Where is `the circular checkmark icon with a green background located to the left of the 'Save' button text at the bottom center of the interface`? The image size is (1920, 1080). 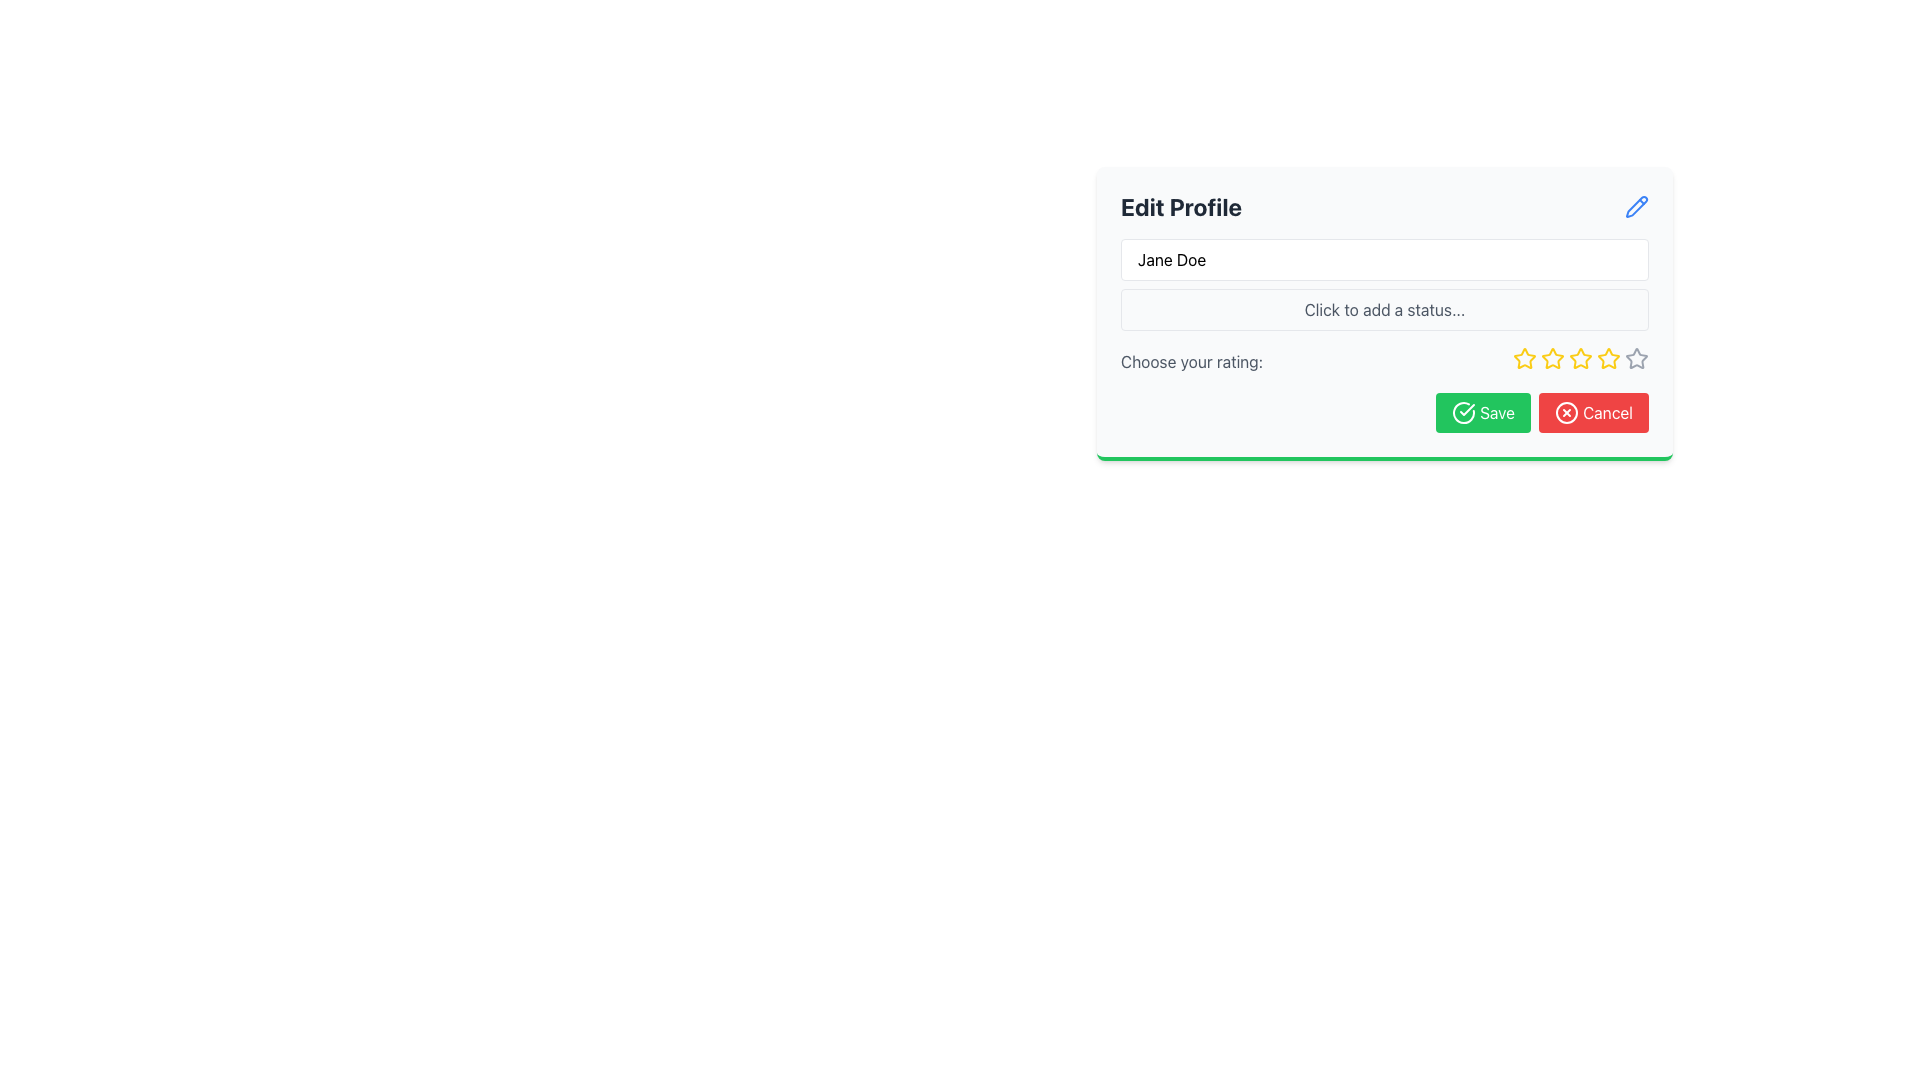 the circular checkmark icon with a green background located to the left of the 'Save' button text at the bottom center of the interface is located at coordinates (1464, 411).